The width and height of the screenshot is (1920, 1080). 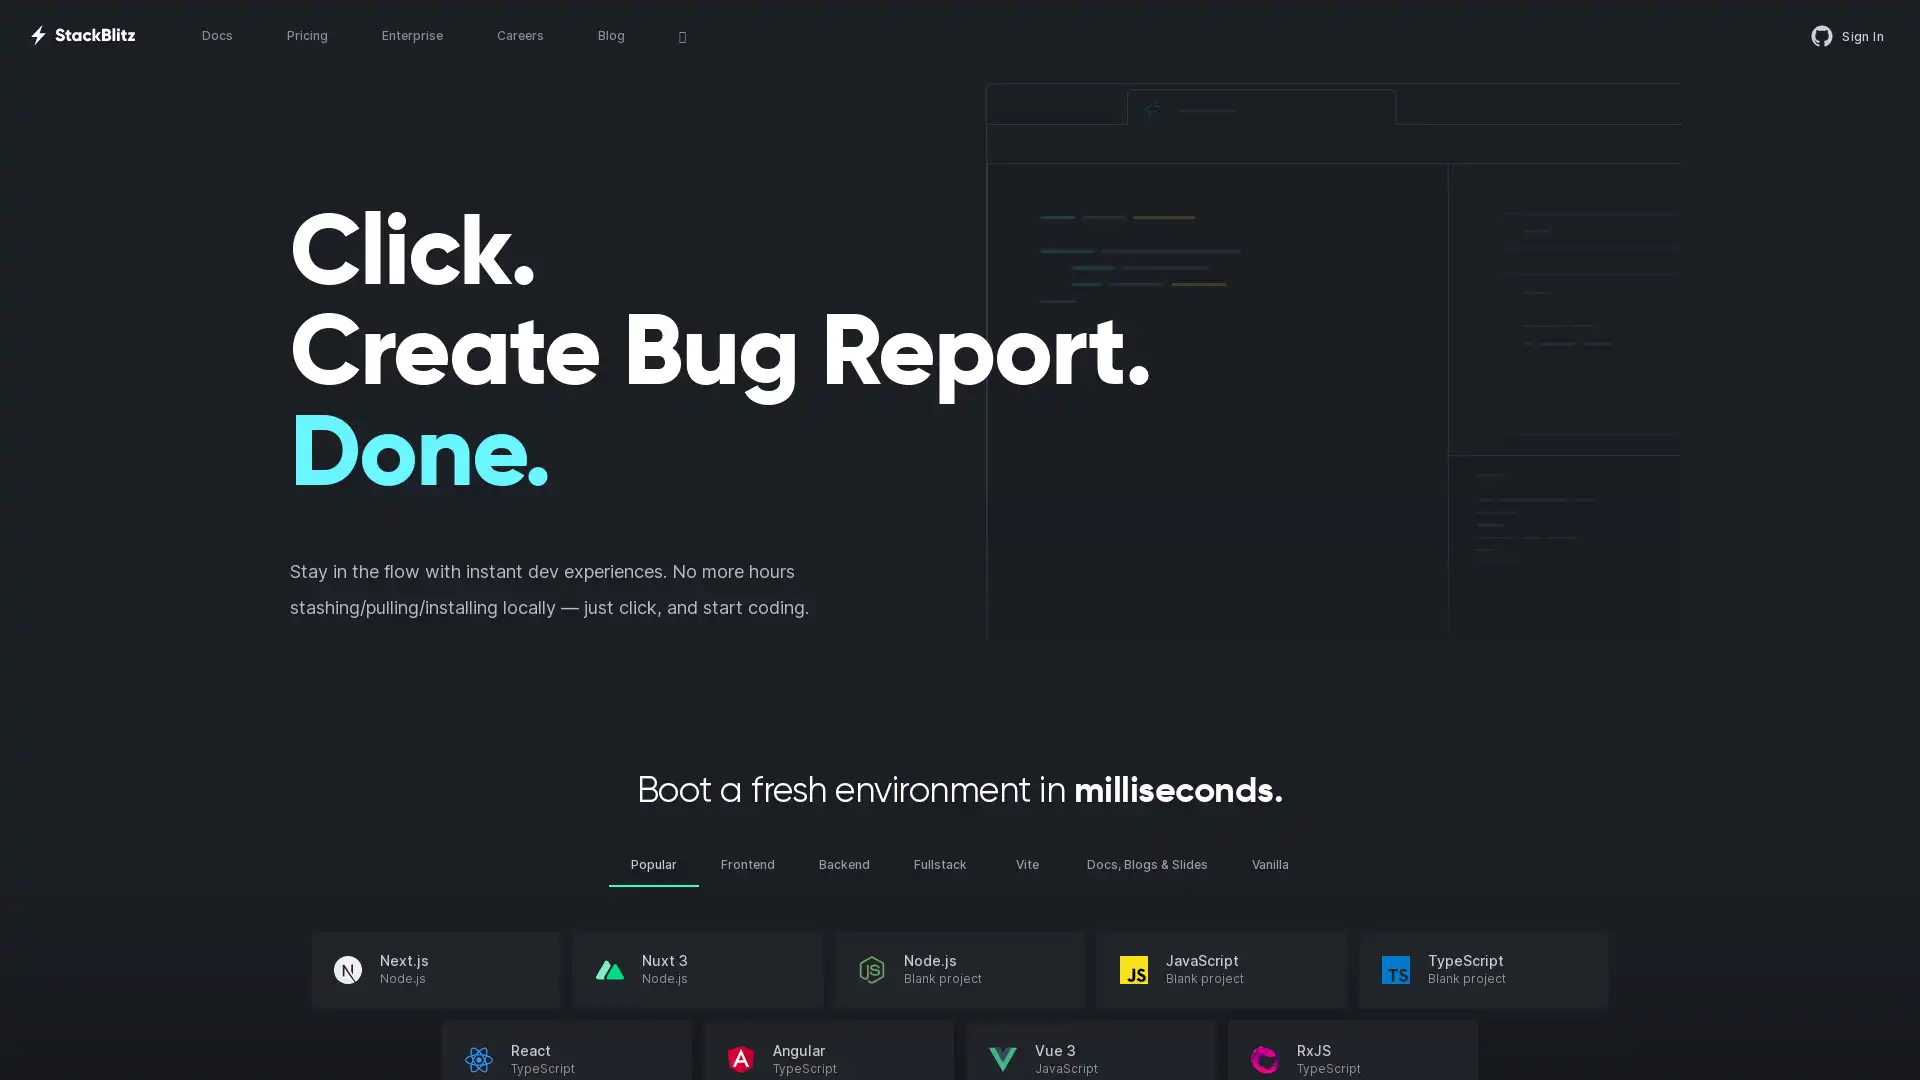 What do you see at coordinates (1847, 35) in the screenshot?
I see `Sign In` at bounding box center [1847, 35].